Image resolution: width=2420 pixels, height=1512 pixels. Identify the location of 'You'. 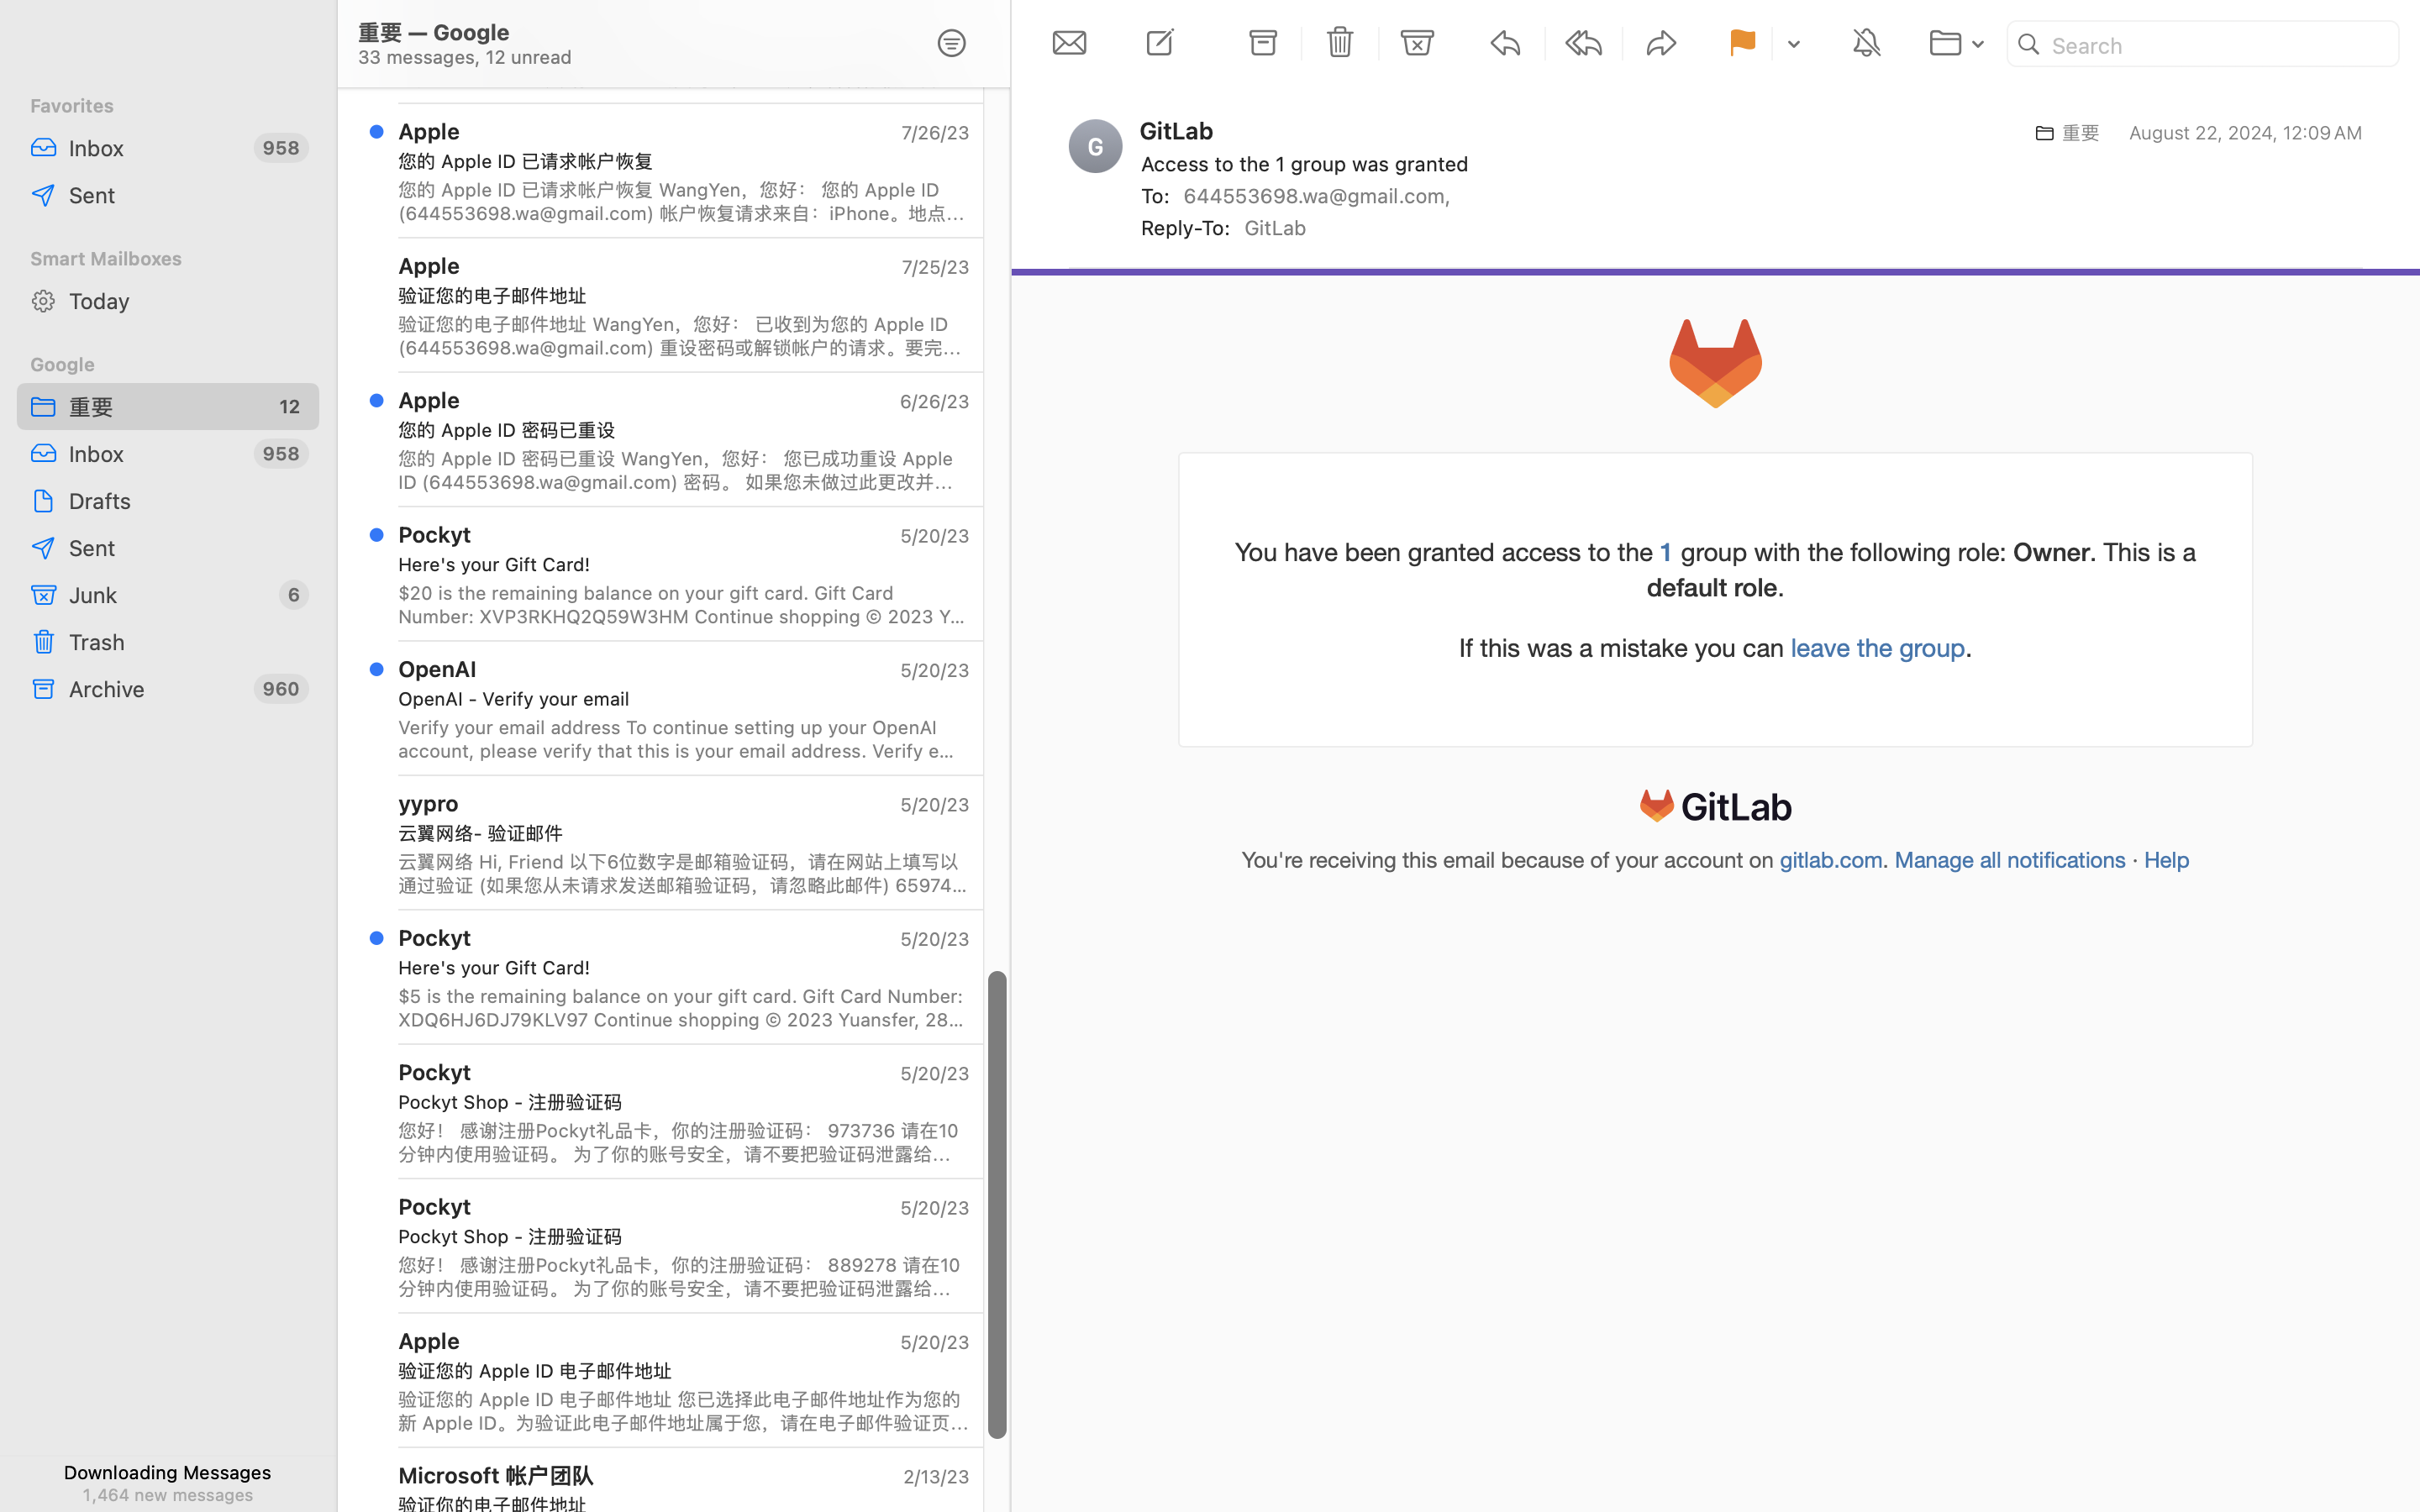
(1511, 860).